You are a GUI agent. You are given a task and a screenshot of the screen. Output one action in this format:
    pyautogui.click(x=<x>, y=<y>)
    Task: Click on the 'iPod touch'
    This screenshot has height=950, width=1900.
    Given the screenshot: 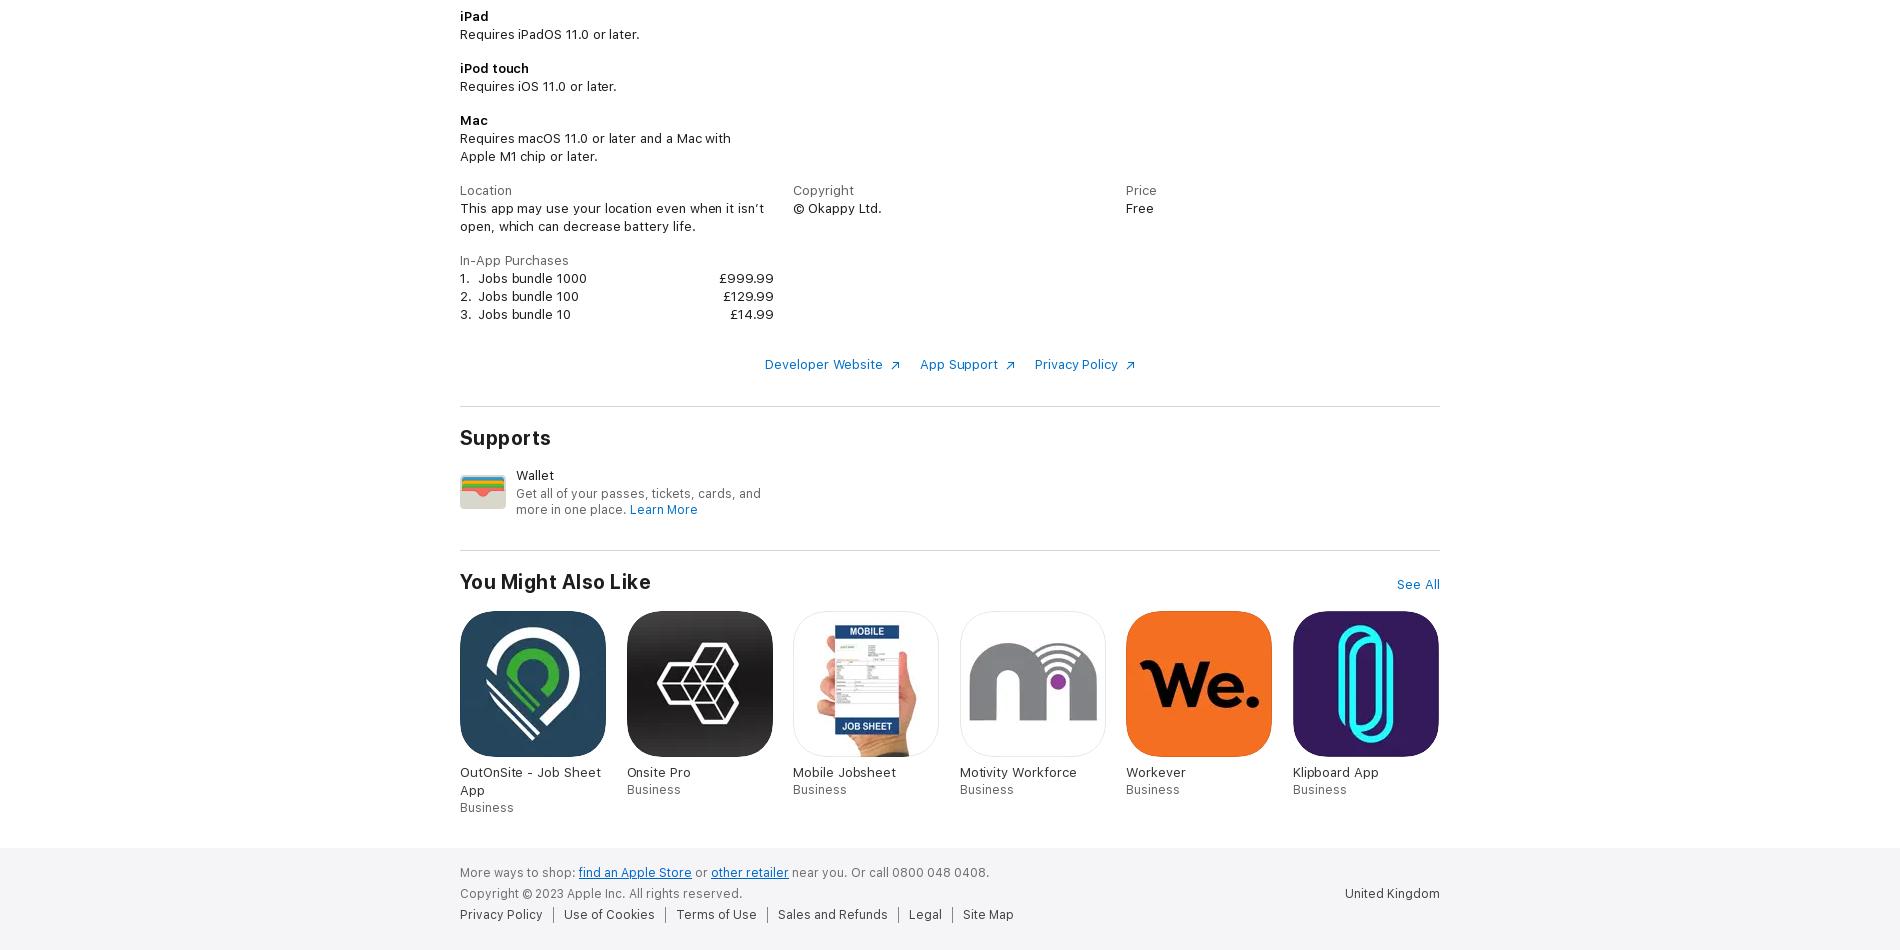 What is the action you would take?
    pyautogui.click(x=494, y=67)
    